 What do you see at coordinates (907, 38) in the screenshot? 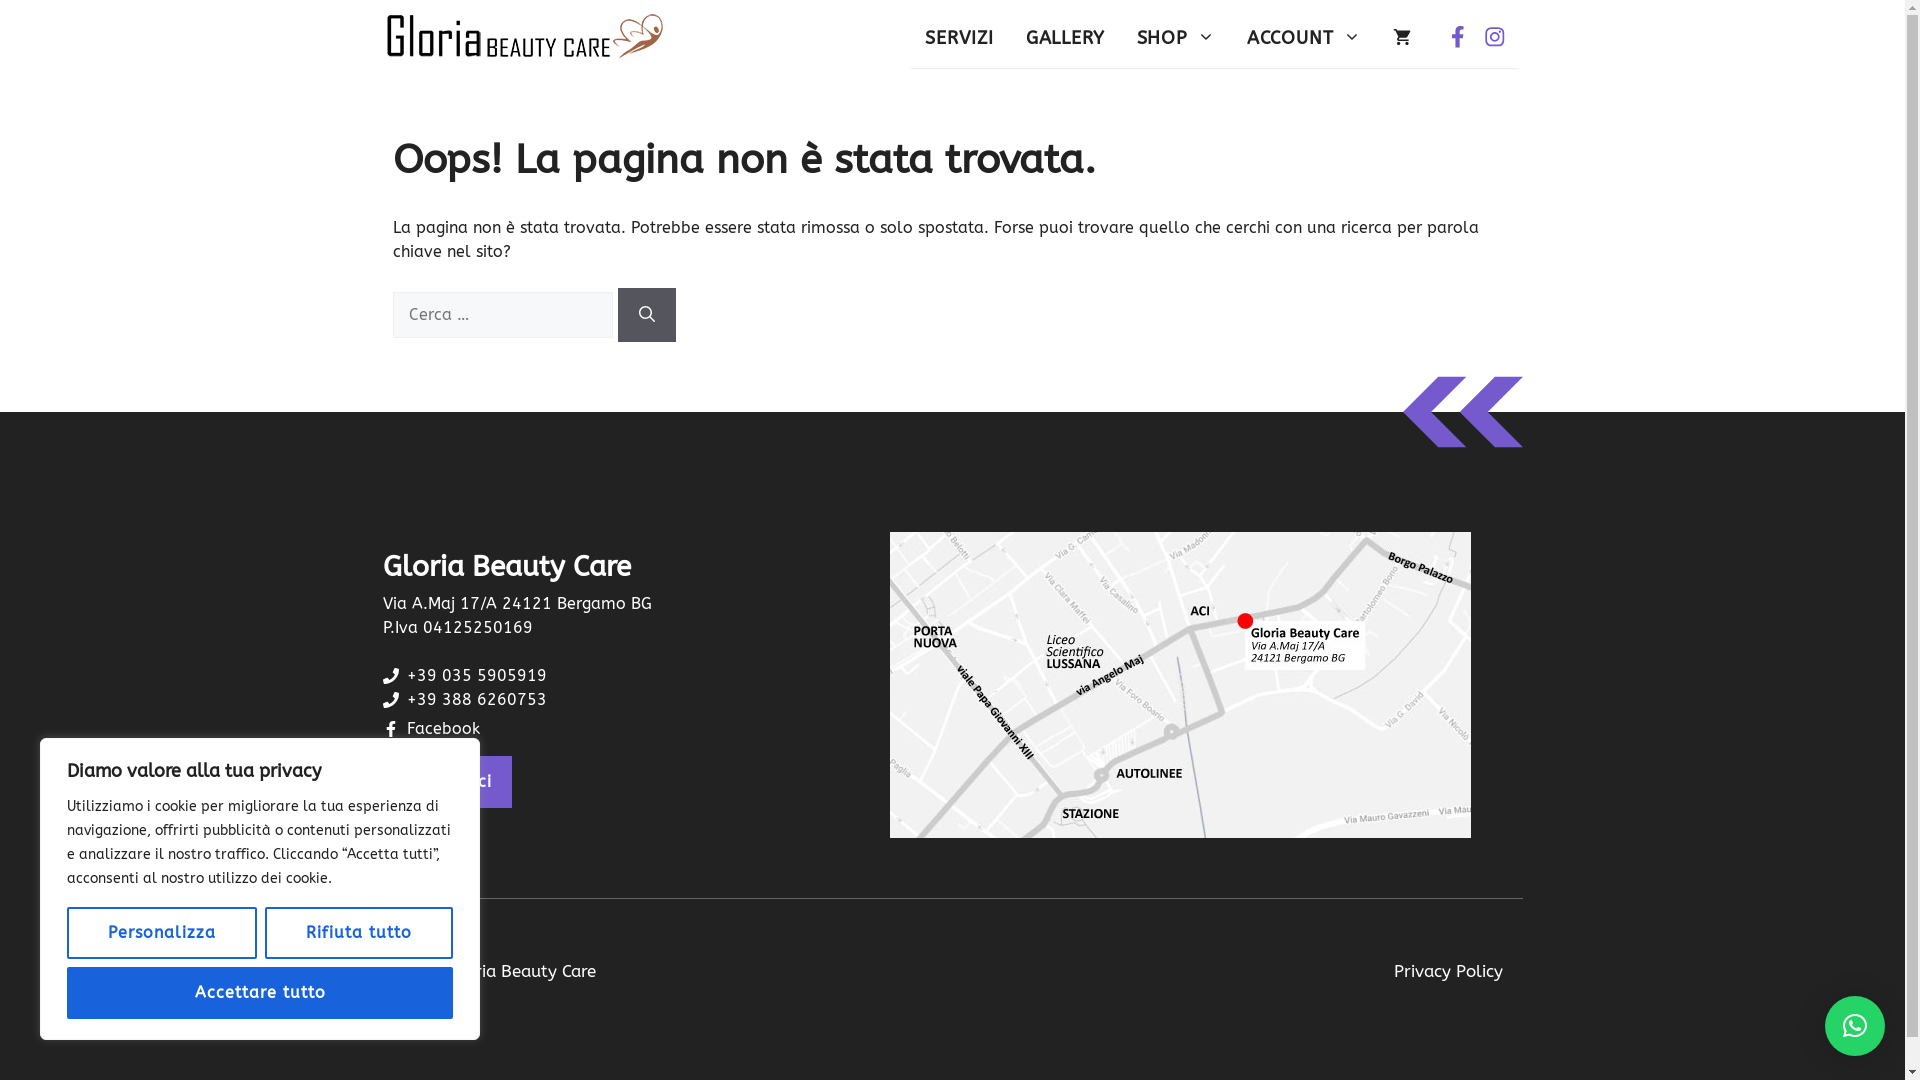
I see `'SERVIZI'` at bounding box center [907, 38].